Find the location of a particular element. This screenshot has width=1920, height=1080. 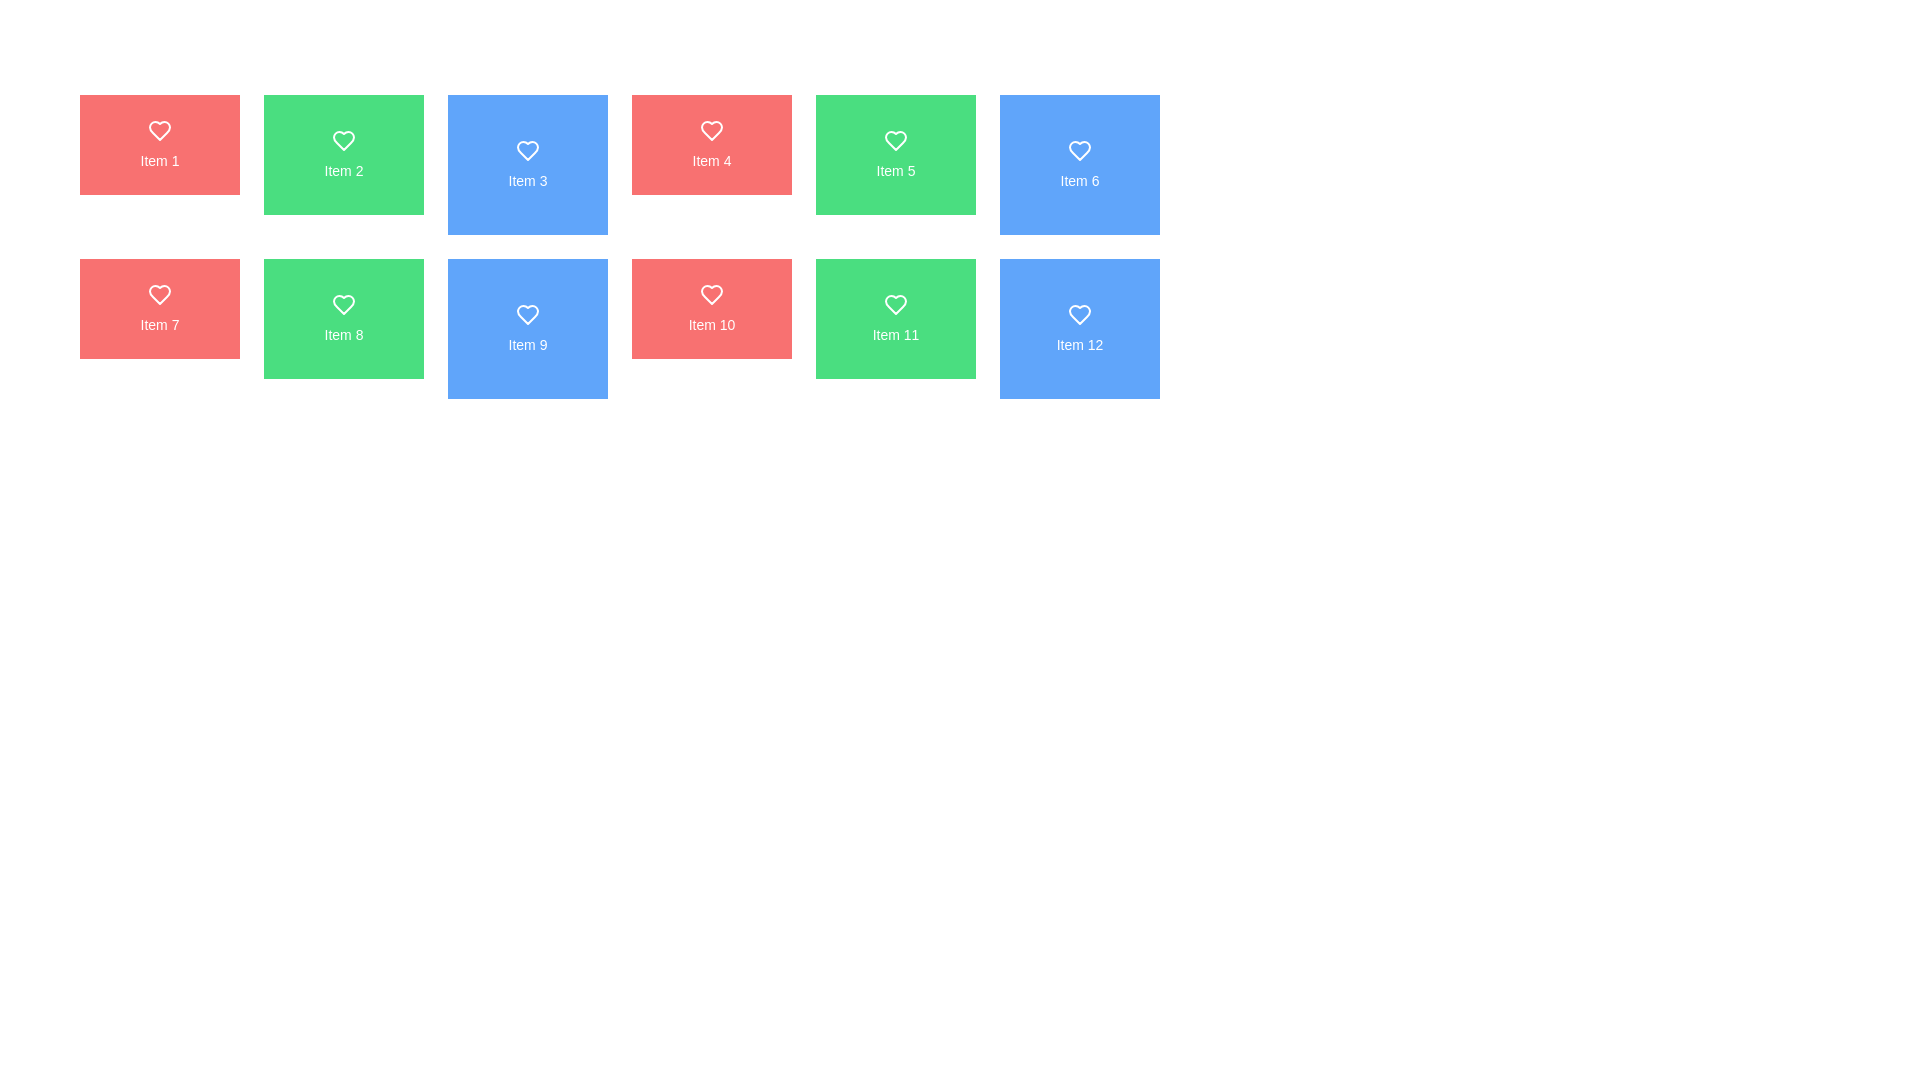

the heart icon, which is white in color and located on a green square background above the text label 'Item 11' is located at coordinates (895, 304).